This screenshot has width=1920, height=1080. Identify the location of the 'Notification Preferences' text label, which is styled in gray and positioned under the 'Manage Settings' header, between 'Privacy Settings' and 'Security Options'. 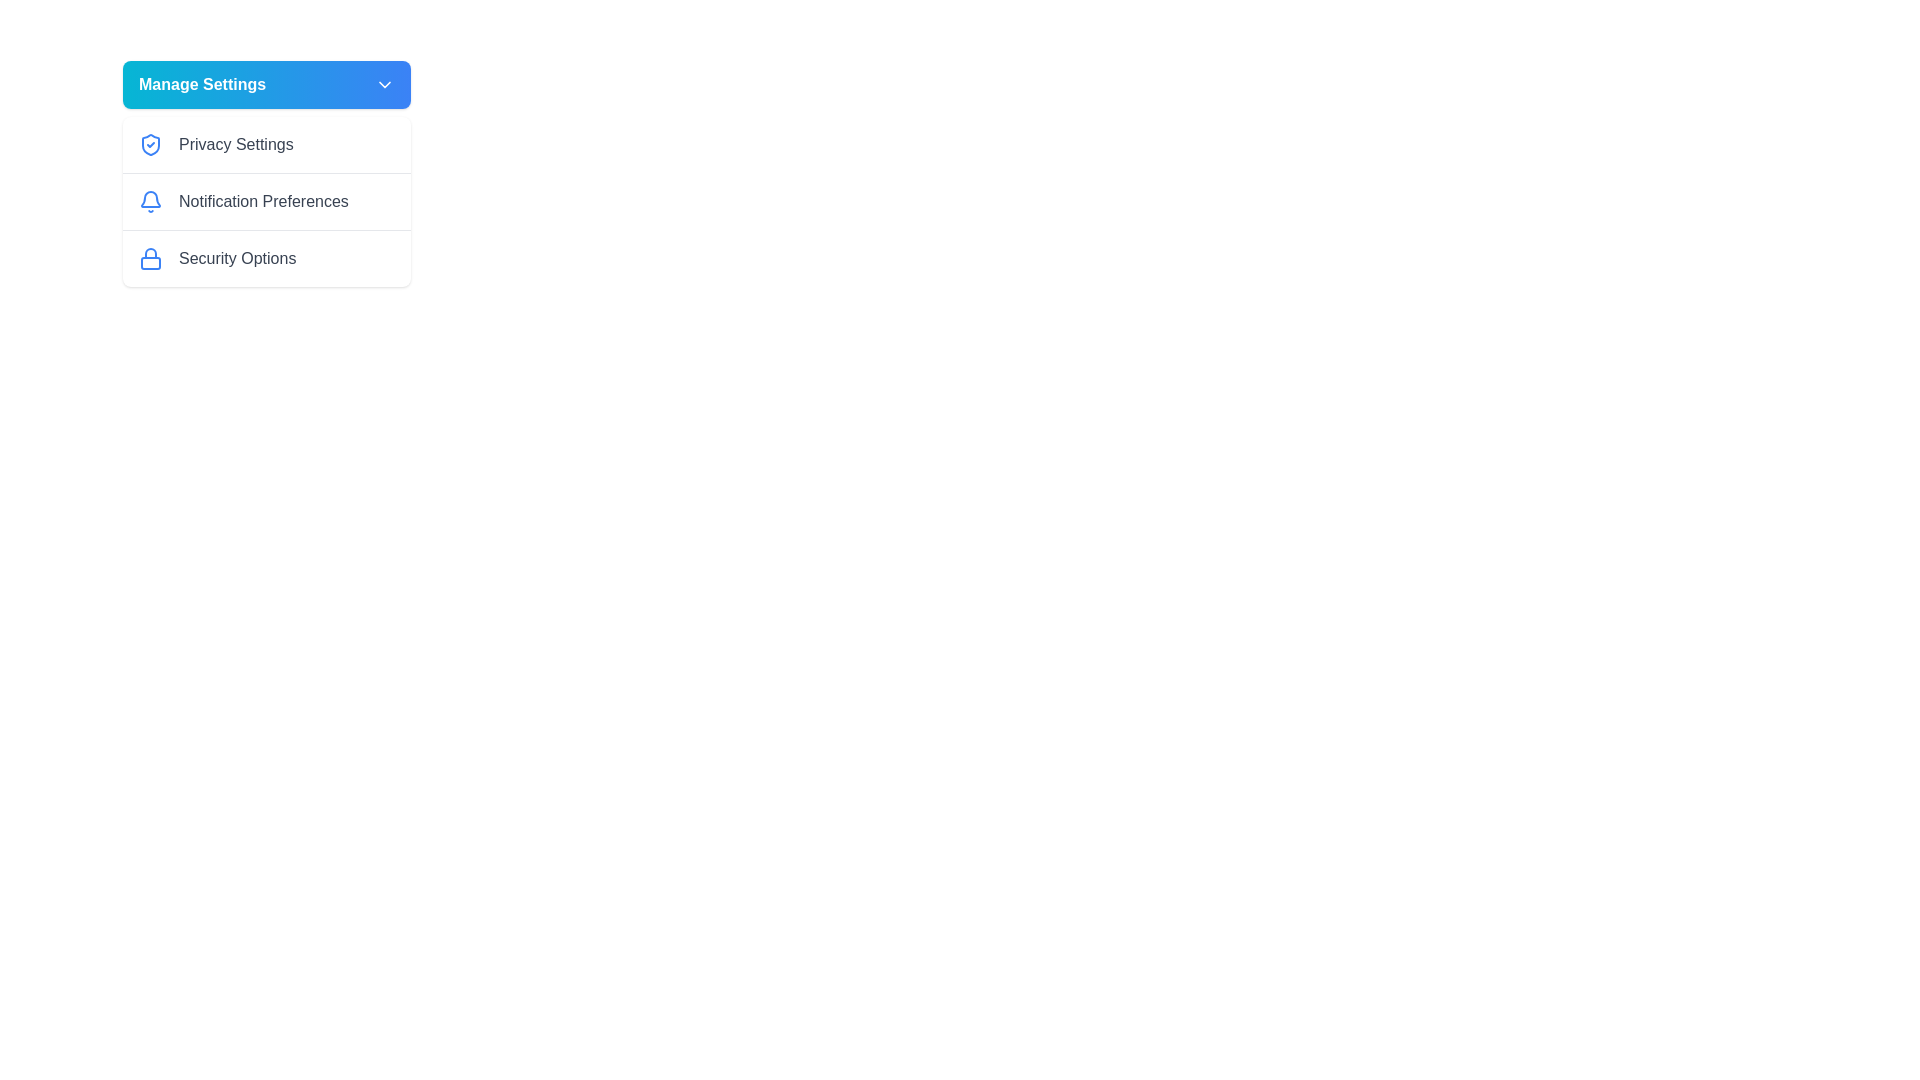
(263, 201).